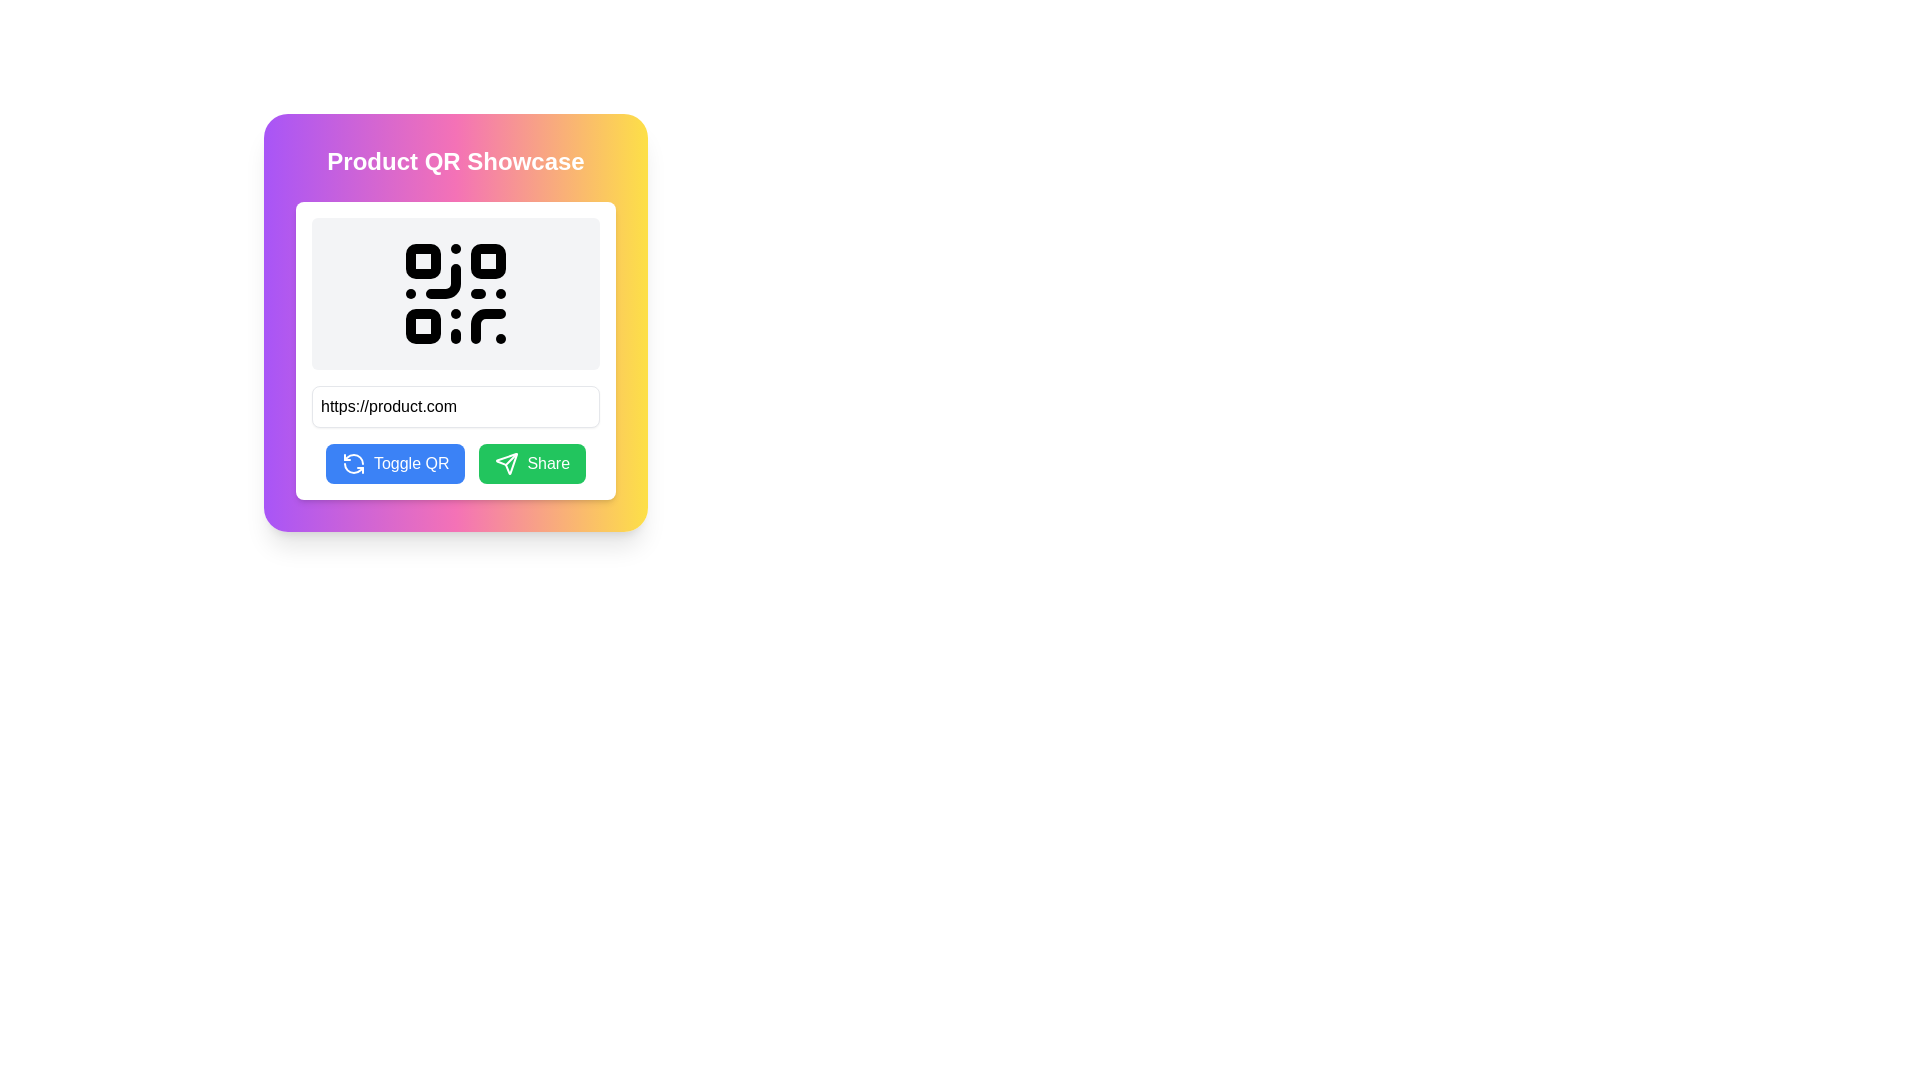 The image size is (1920, 1080). I want to click on the small black square with rounded corners located below and to the left of the central empty space in the QR code graphic, so click(422, 325).